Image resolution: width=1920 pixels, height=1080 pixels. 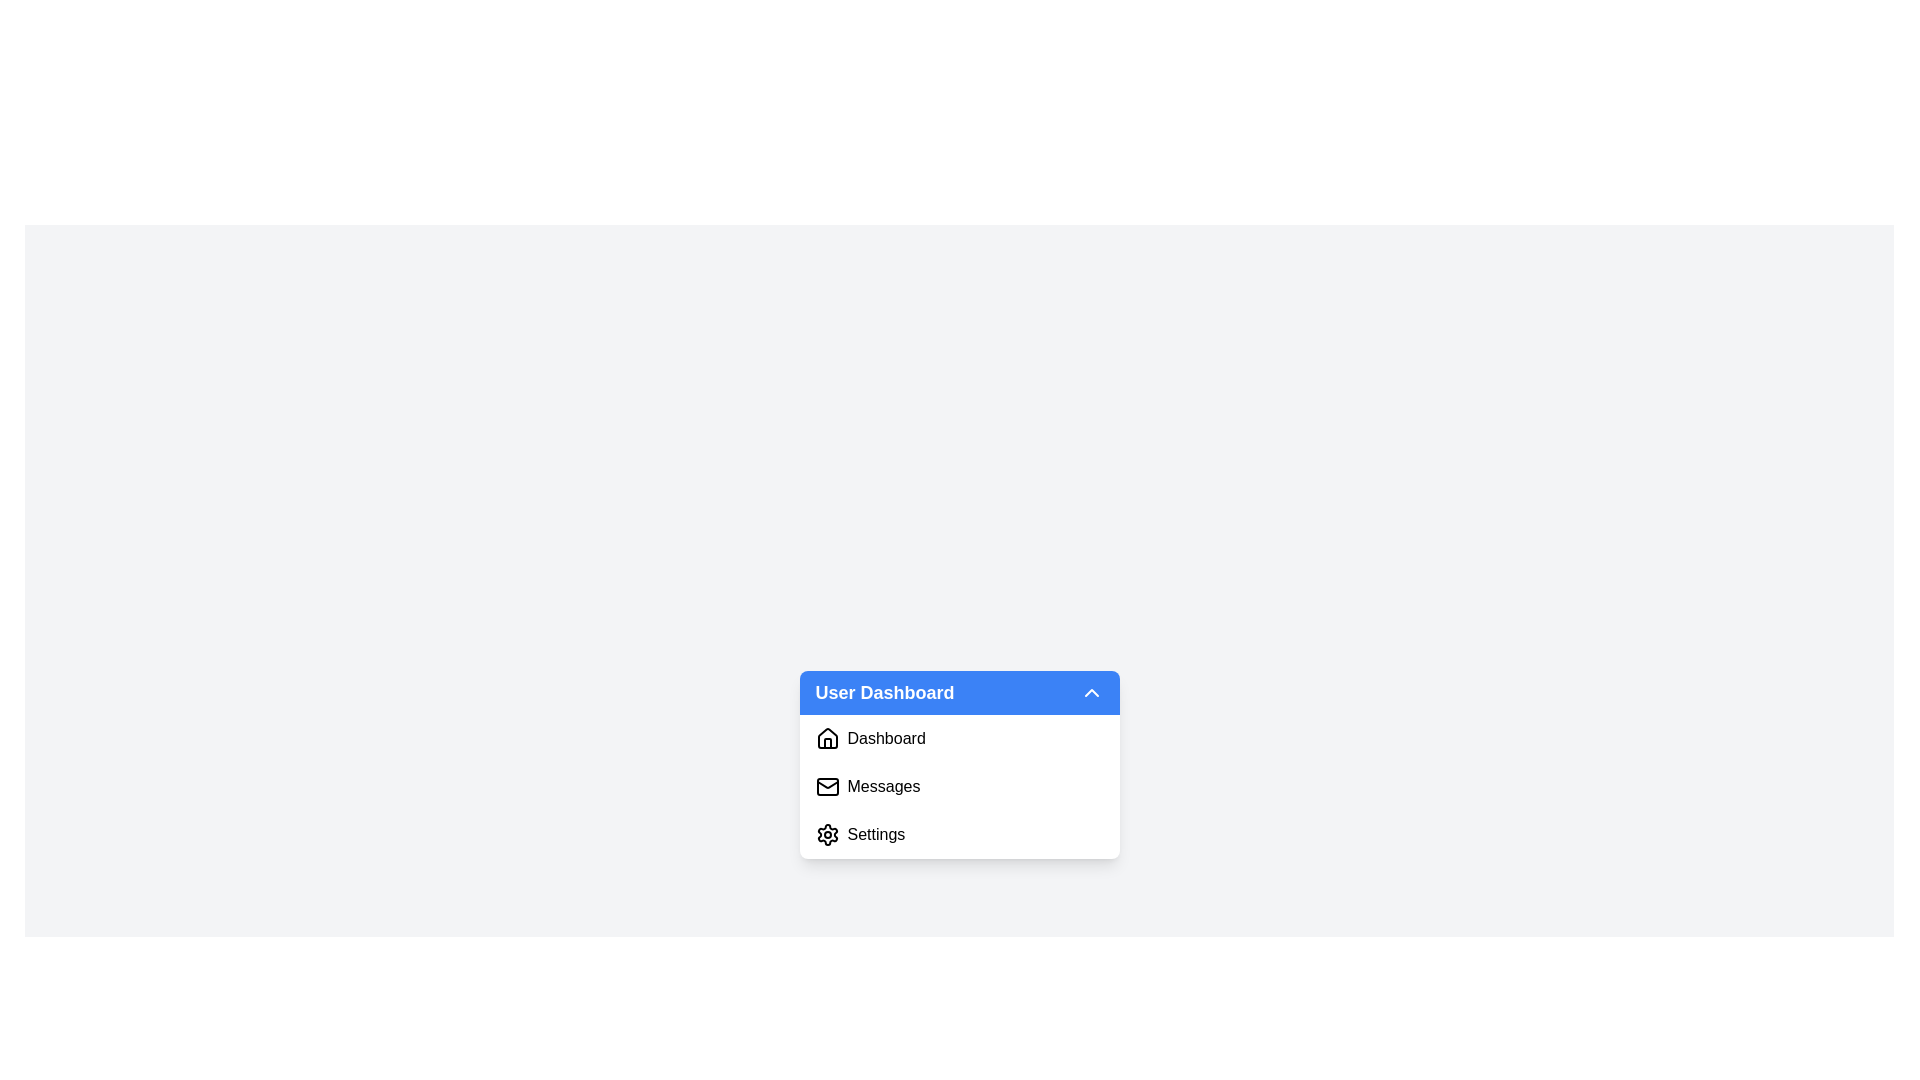 I want to click on the Dropdown menu located centrally in the viewport, so click(x=958, y=764).